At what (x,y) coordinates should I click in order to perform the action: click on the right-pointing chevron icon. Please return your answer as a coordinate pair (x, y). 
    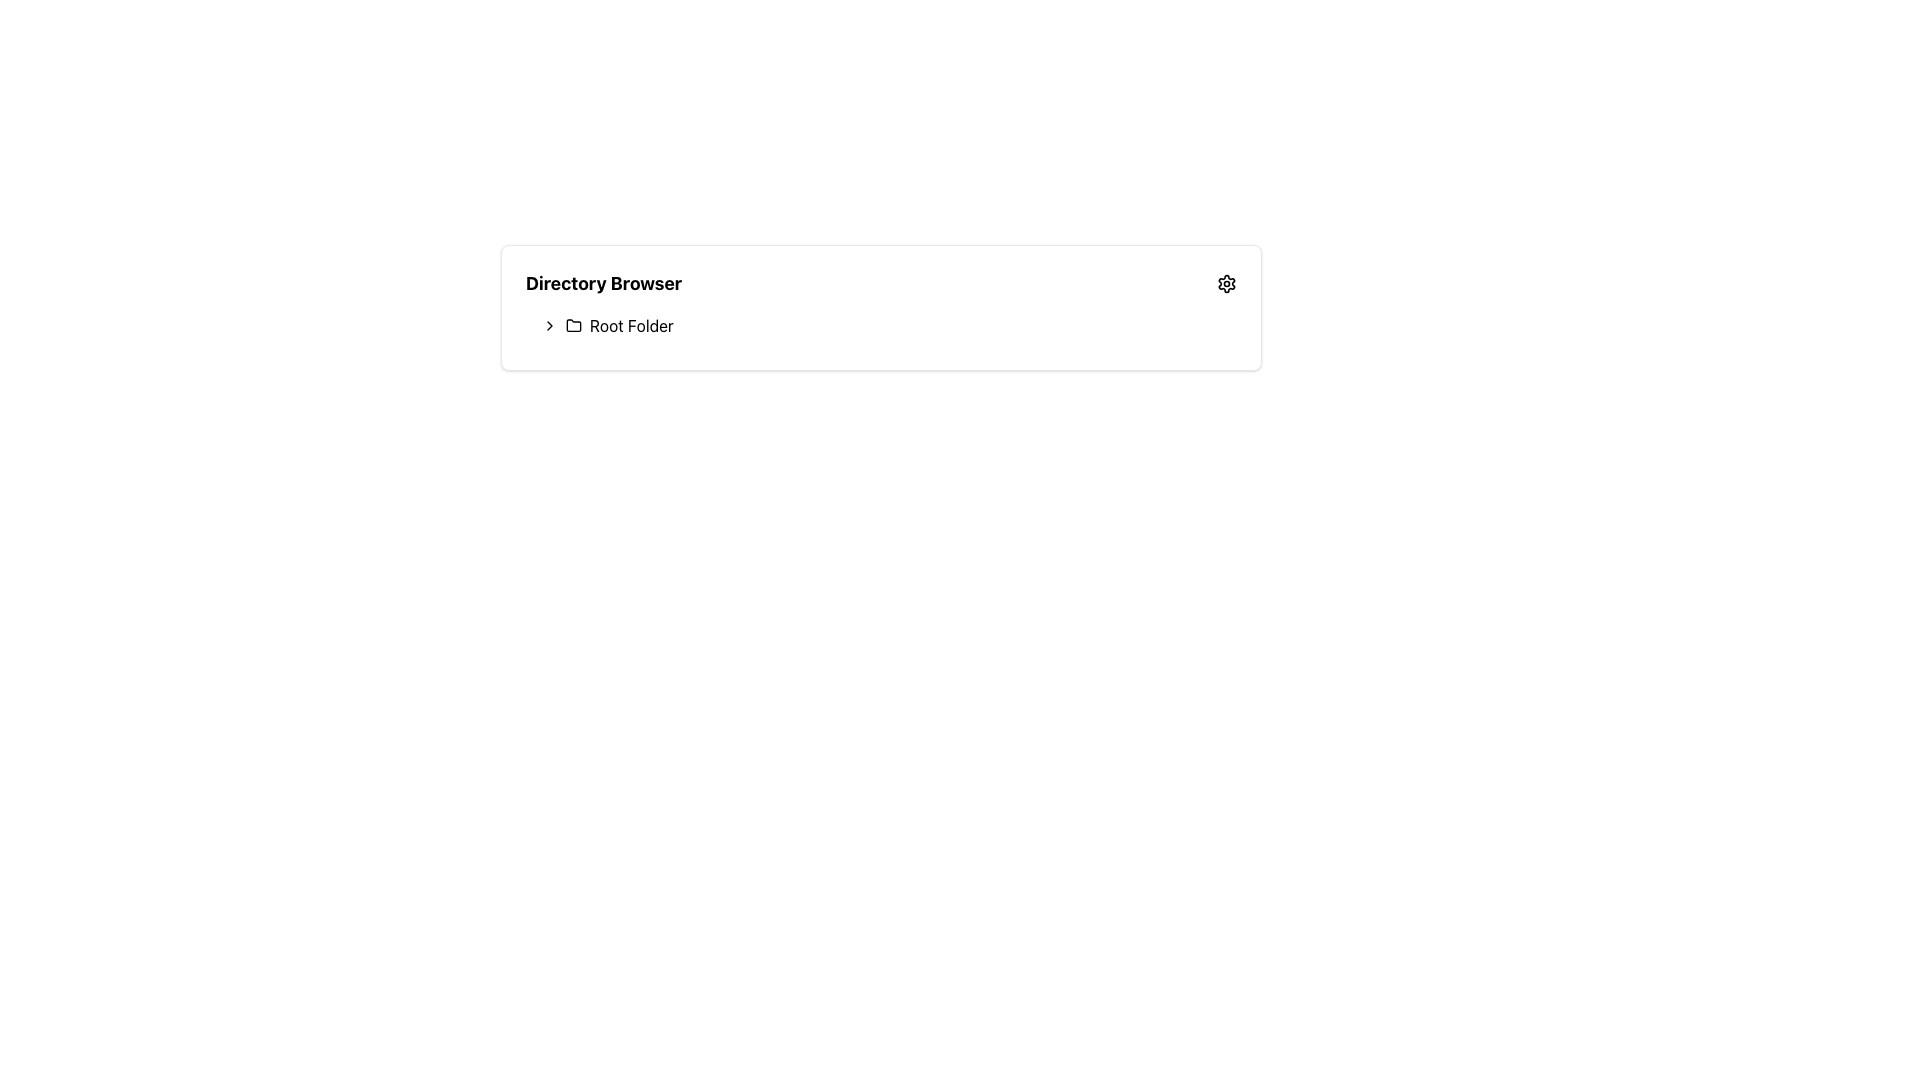
    Looking at the image, I should click on (550, 325).